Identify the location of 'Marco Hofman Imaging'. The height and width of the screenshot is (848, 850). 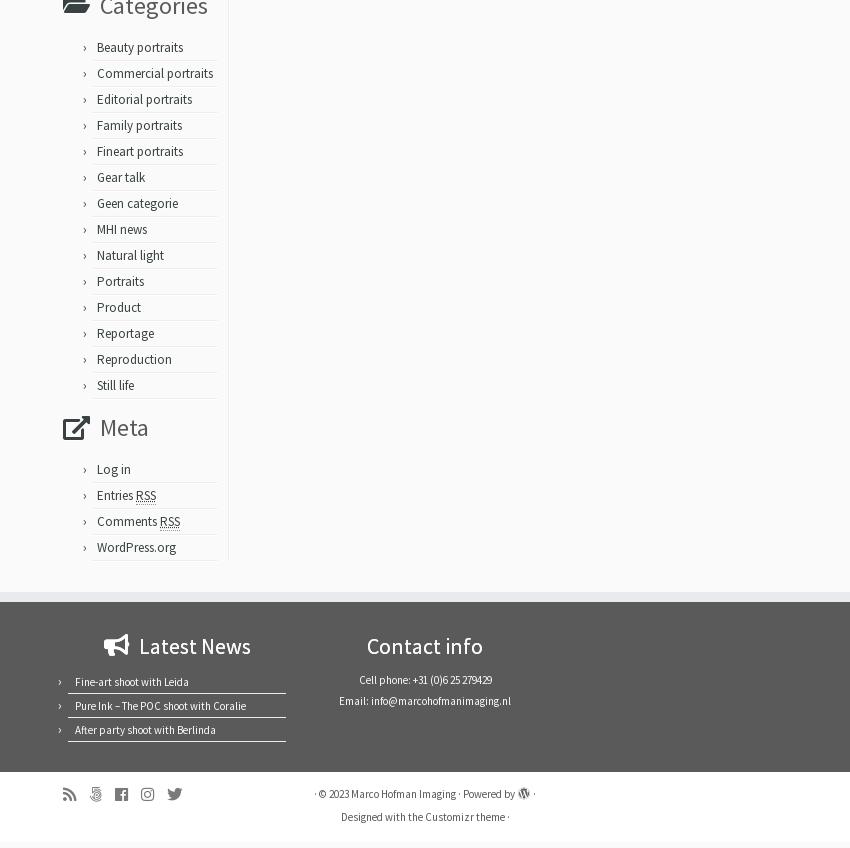
(403, 801).